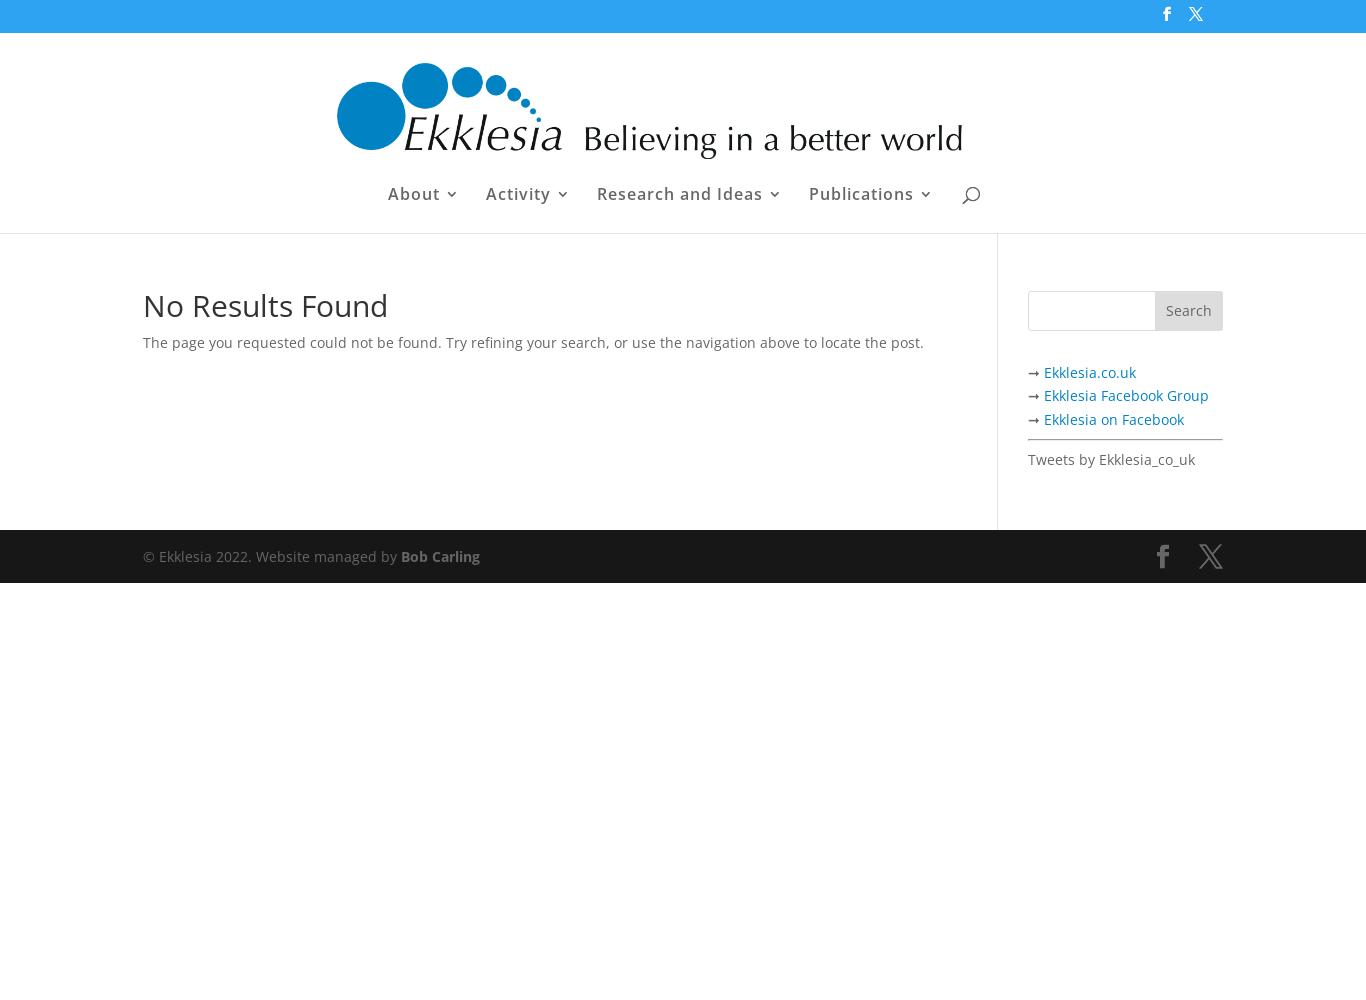 Image resolution: width=1366 pixels, height=1000 pixels. Describe the element at coordinates (461, 543) in the screenshot. I see `'Contact'` at that location.